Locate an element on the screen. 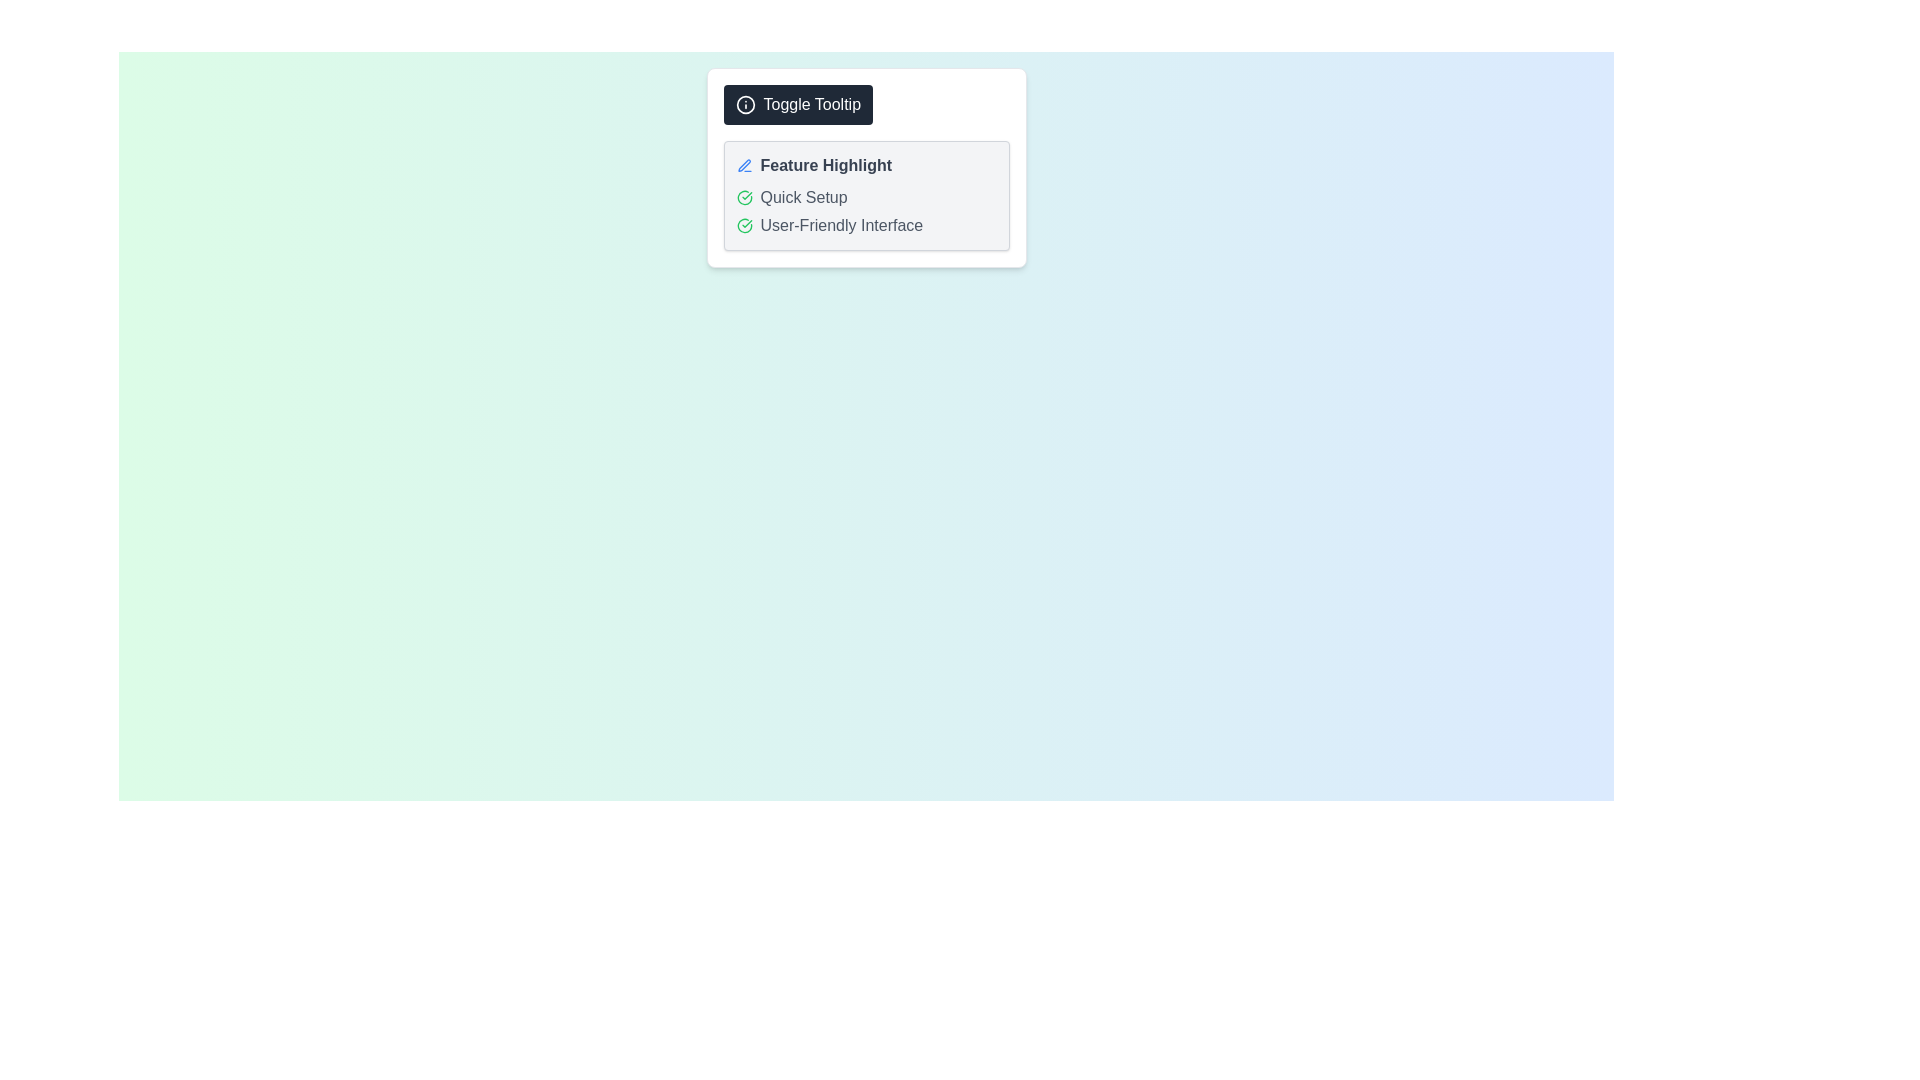 This screenshot has width=1920, height=1080. the button located at the top of the white card with a light gray border, designed to toggle the visibility of a tooltip for additional context or guidance is located at coordinates (797, 104).